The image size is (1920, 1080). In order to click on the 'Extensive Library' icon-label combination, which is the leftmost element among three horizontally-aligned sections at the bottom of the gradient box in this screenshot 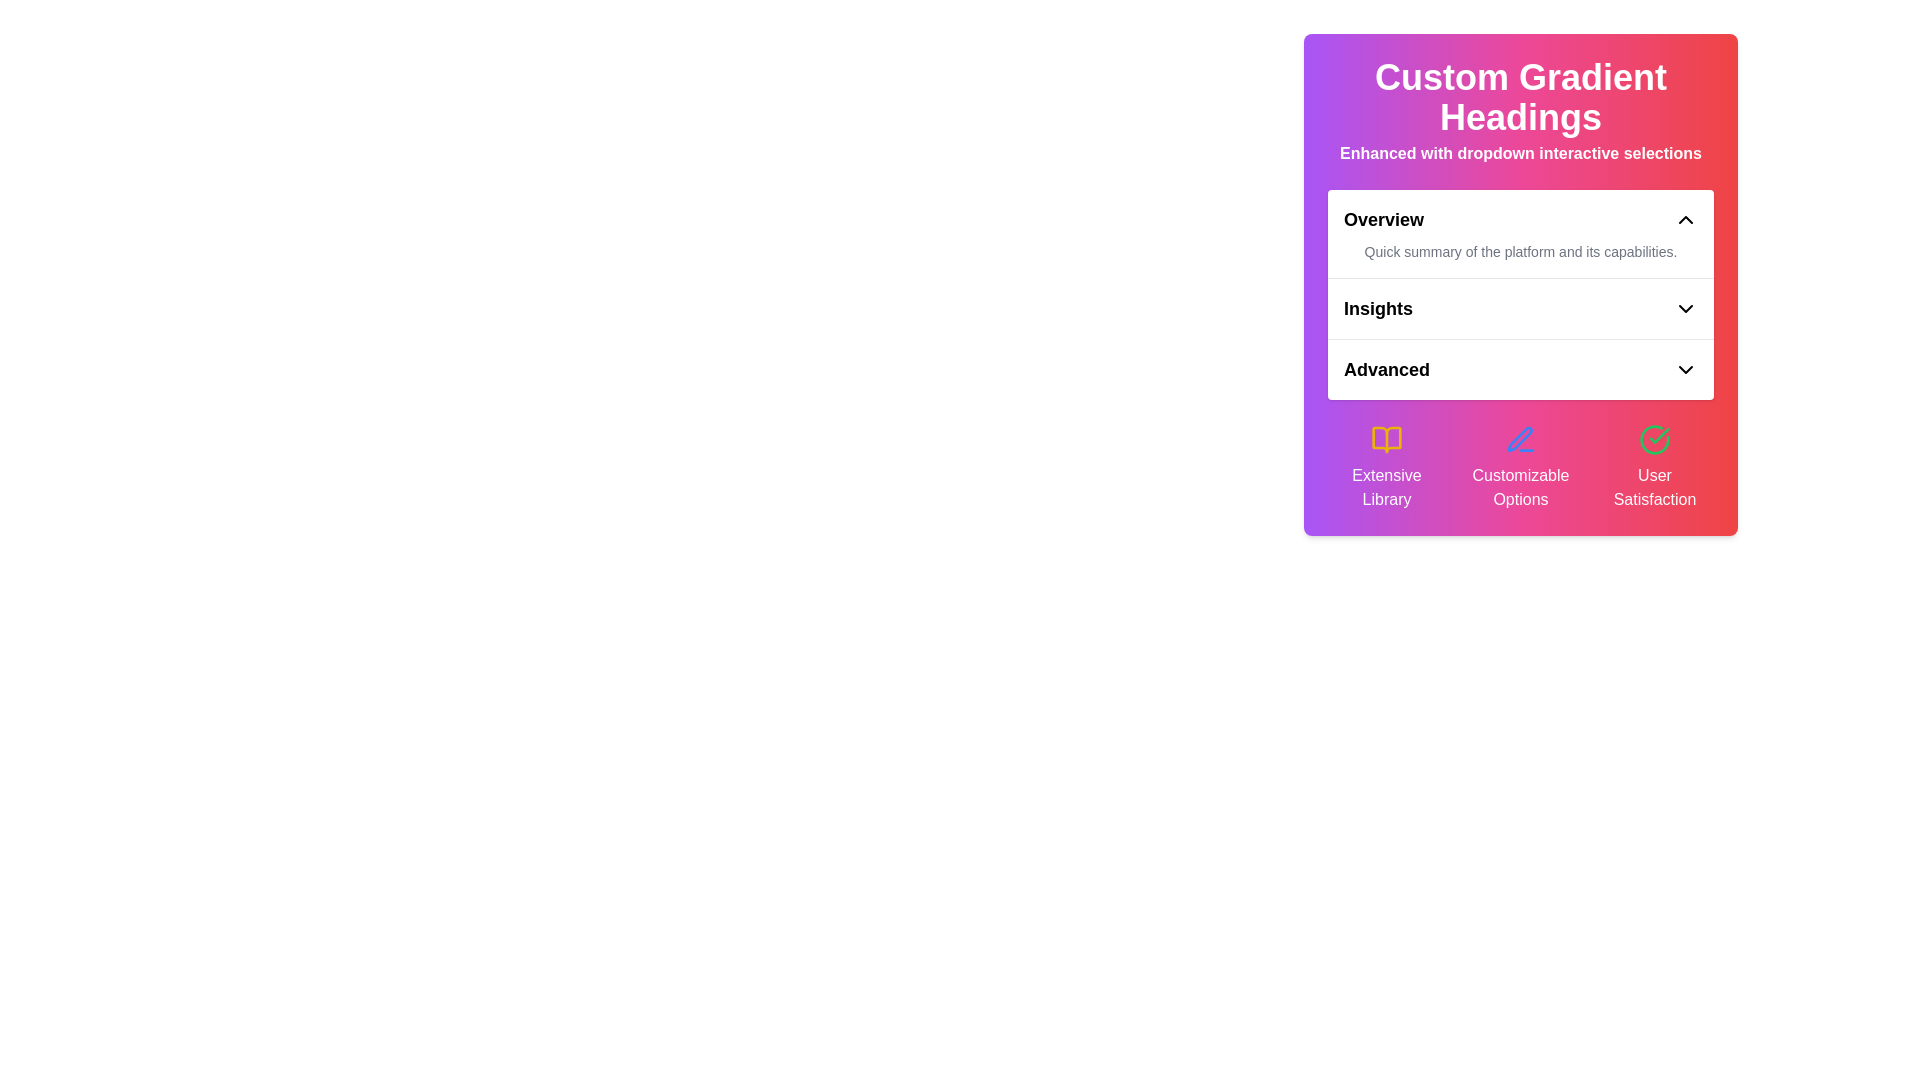, I will do `click(1386, 467)`.